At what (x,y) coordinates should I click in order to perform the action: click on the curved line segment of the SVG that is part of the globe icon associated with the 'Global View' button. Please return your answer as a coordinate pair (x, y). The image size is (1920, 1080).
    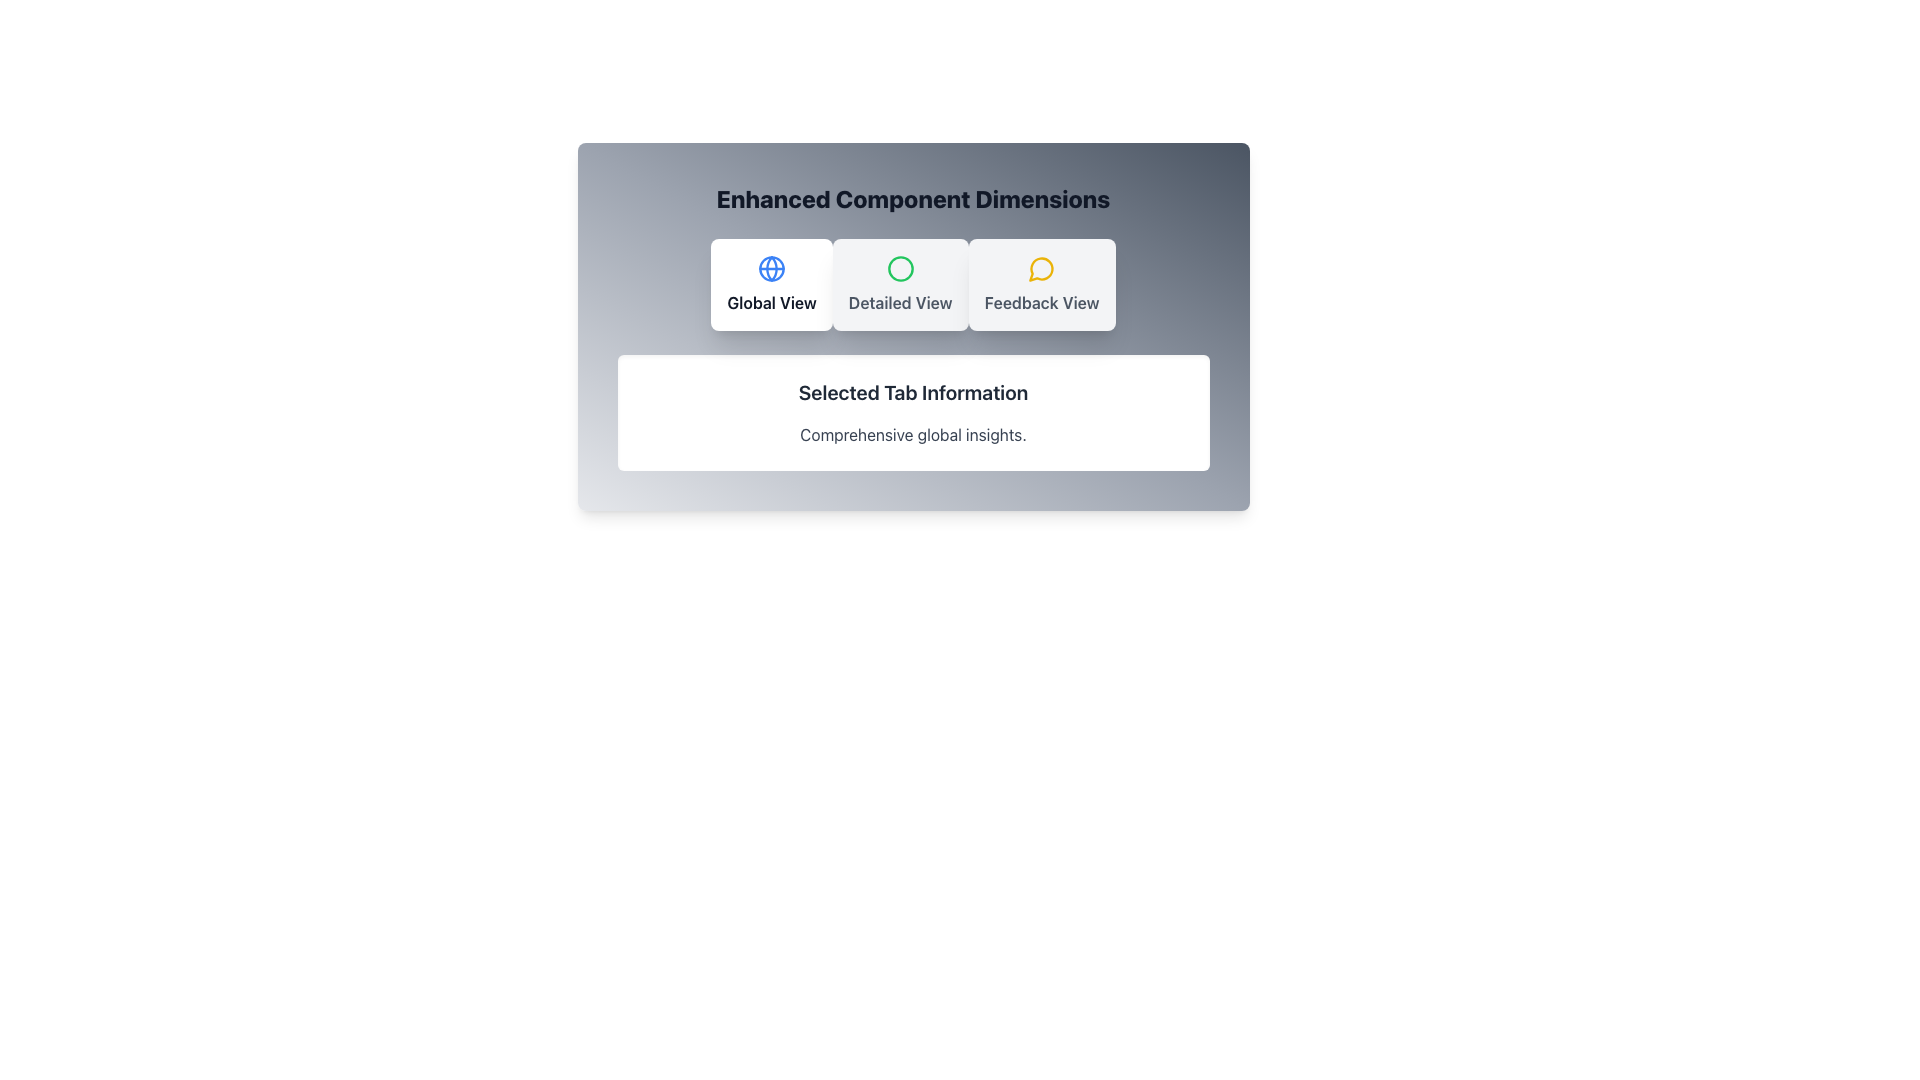
    Looking at the image, I should click on (771, 268).